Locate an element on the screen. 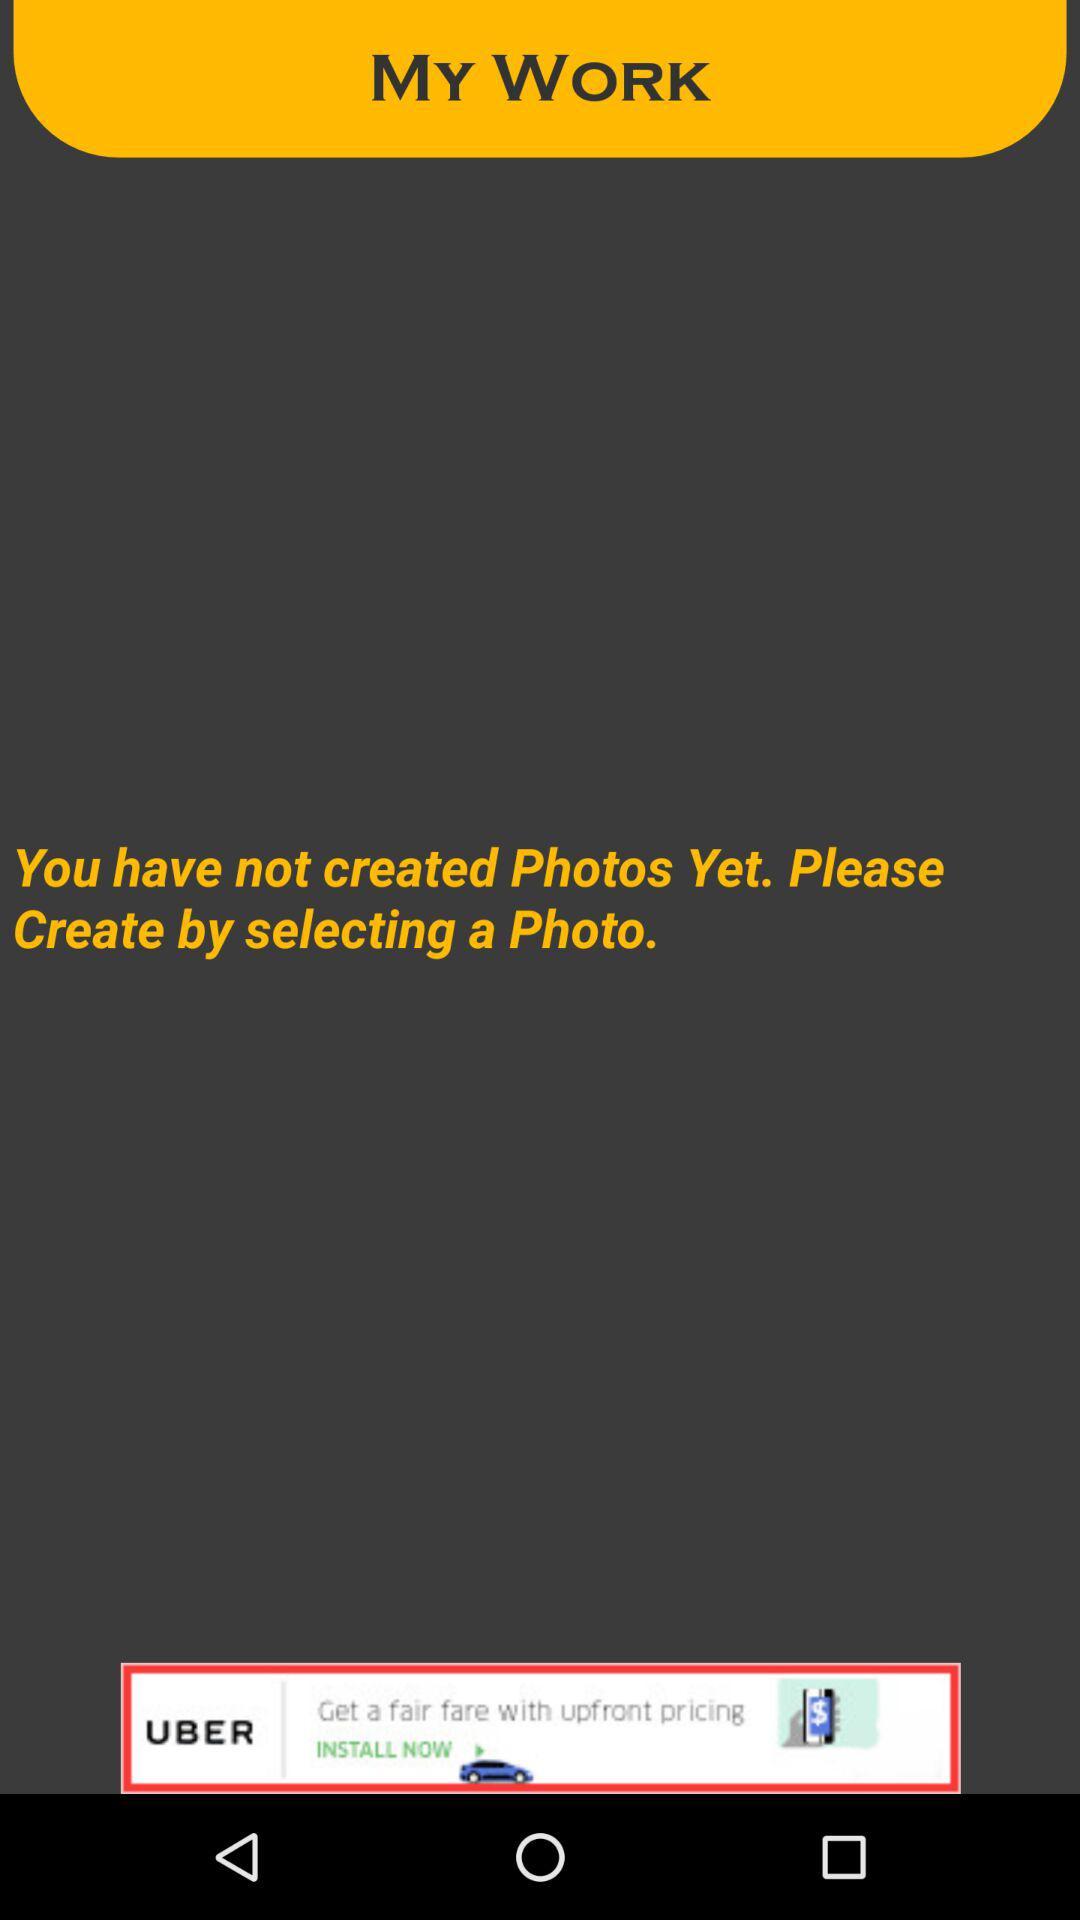 Image resolution: width=1080 pixels, height=1920 pixels. click on advertisement is located at coordinates (540, 1727).